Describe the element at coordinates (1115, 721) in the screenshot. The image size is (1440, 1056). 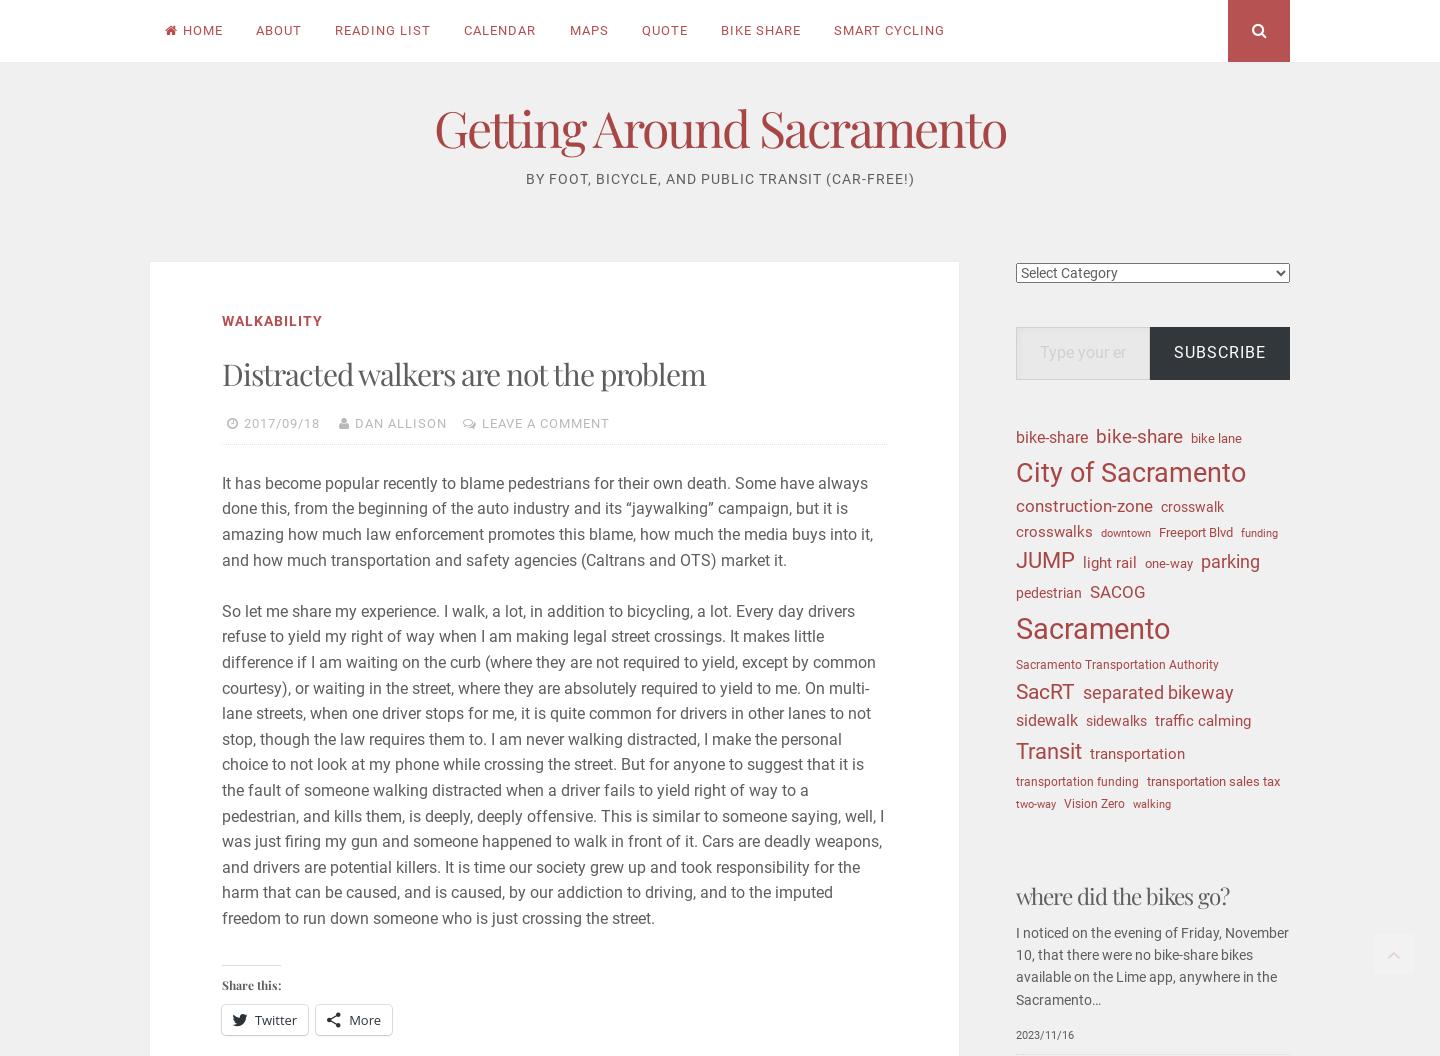
I see `'sidewalks'` at that location.